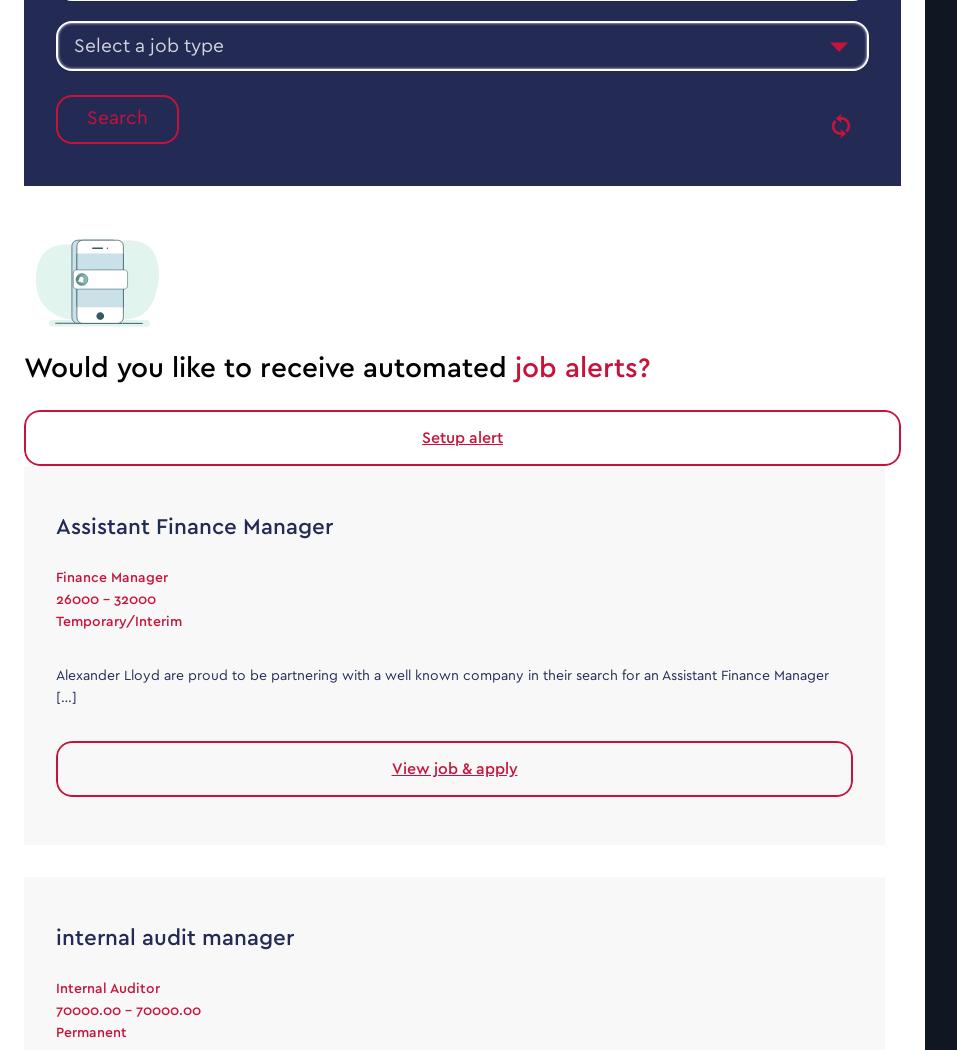  Describe the element at coordinates (582, 367) in the screenshot. I see `'job alerts?'` at that location.